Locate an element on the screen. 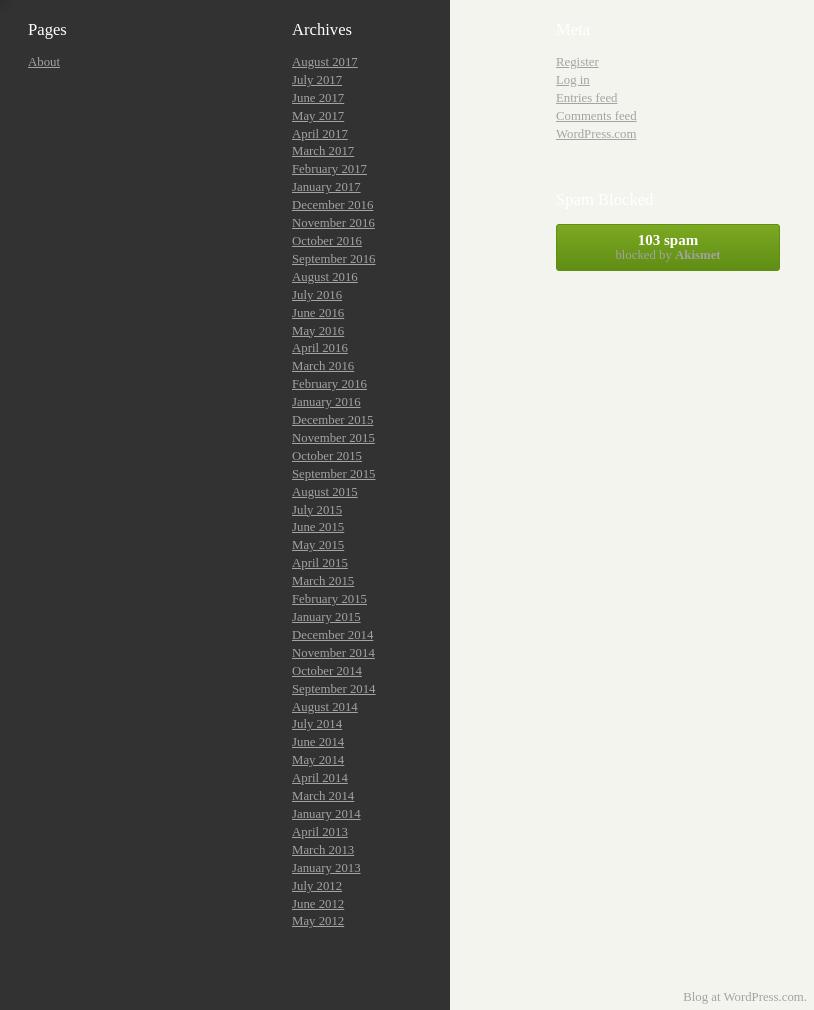 The width and height of the screenshot is (814, 1010). 'November 2014' is located at coordinates (333, 650).